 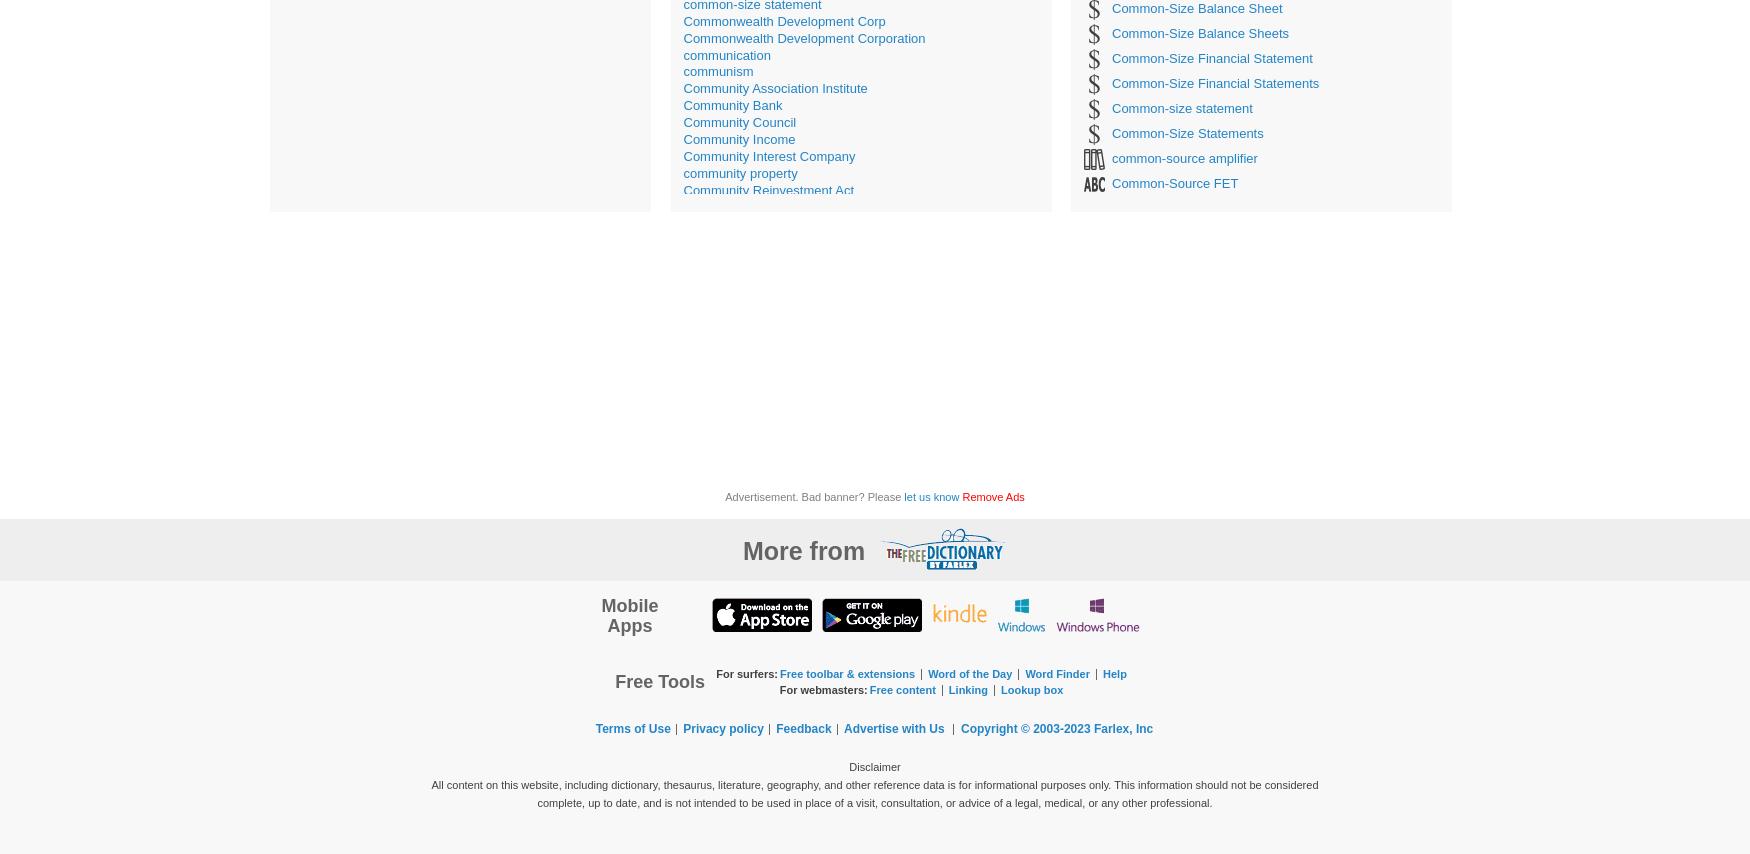 What do you see at coordinates (947, 688) in the screenshot?
I see `'Linking'` at bounding box center [947, 688].